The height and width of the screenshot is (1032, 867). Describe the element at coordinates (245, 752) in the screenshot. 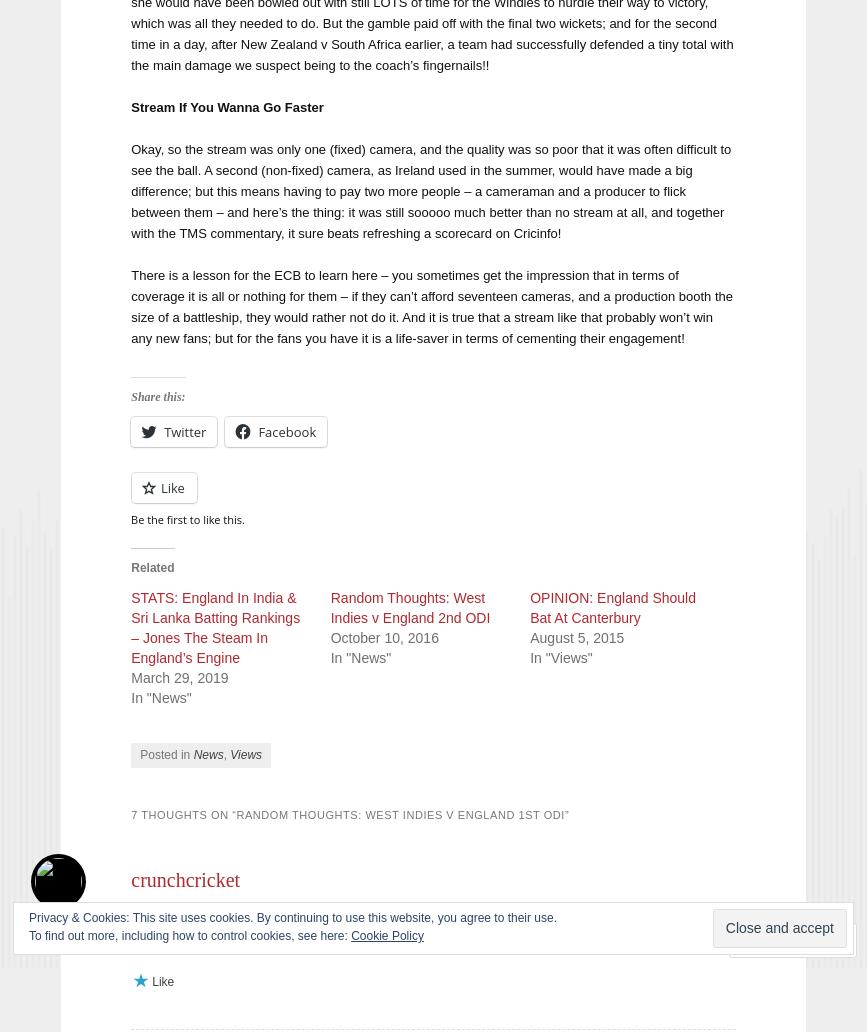

I see `'Views'` at that location.